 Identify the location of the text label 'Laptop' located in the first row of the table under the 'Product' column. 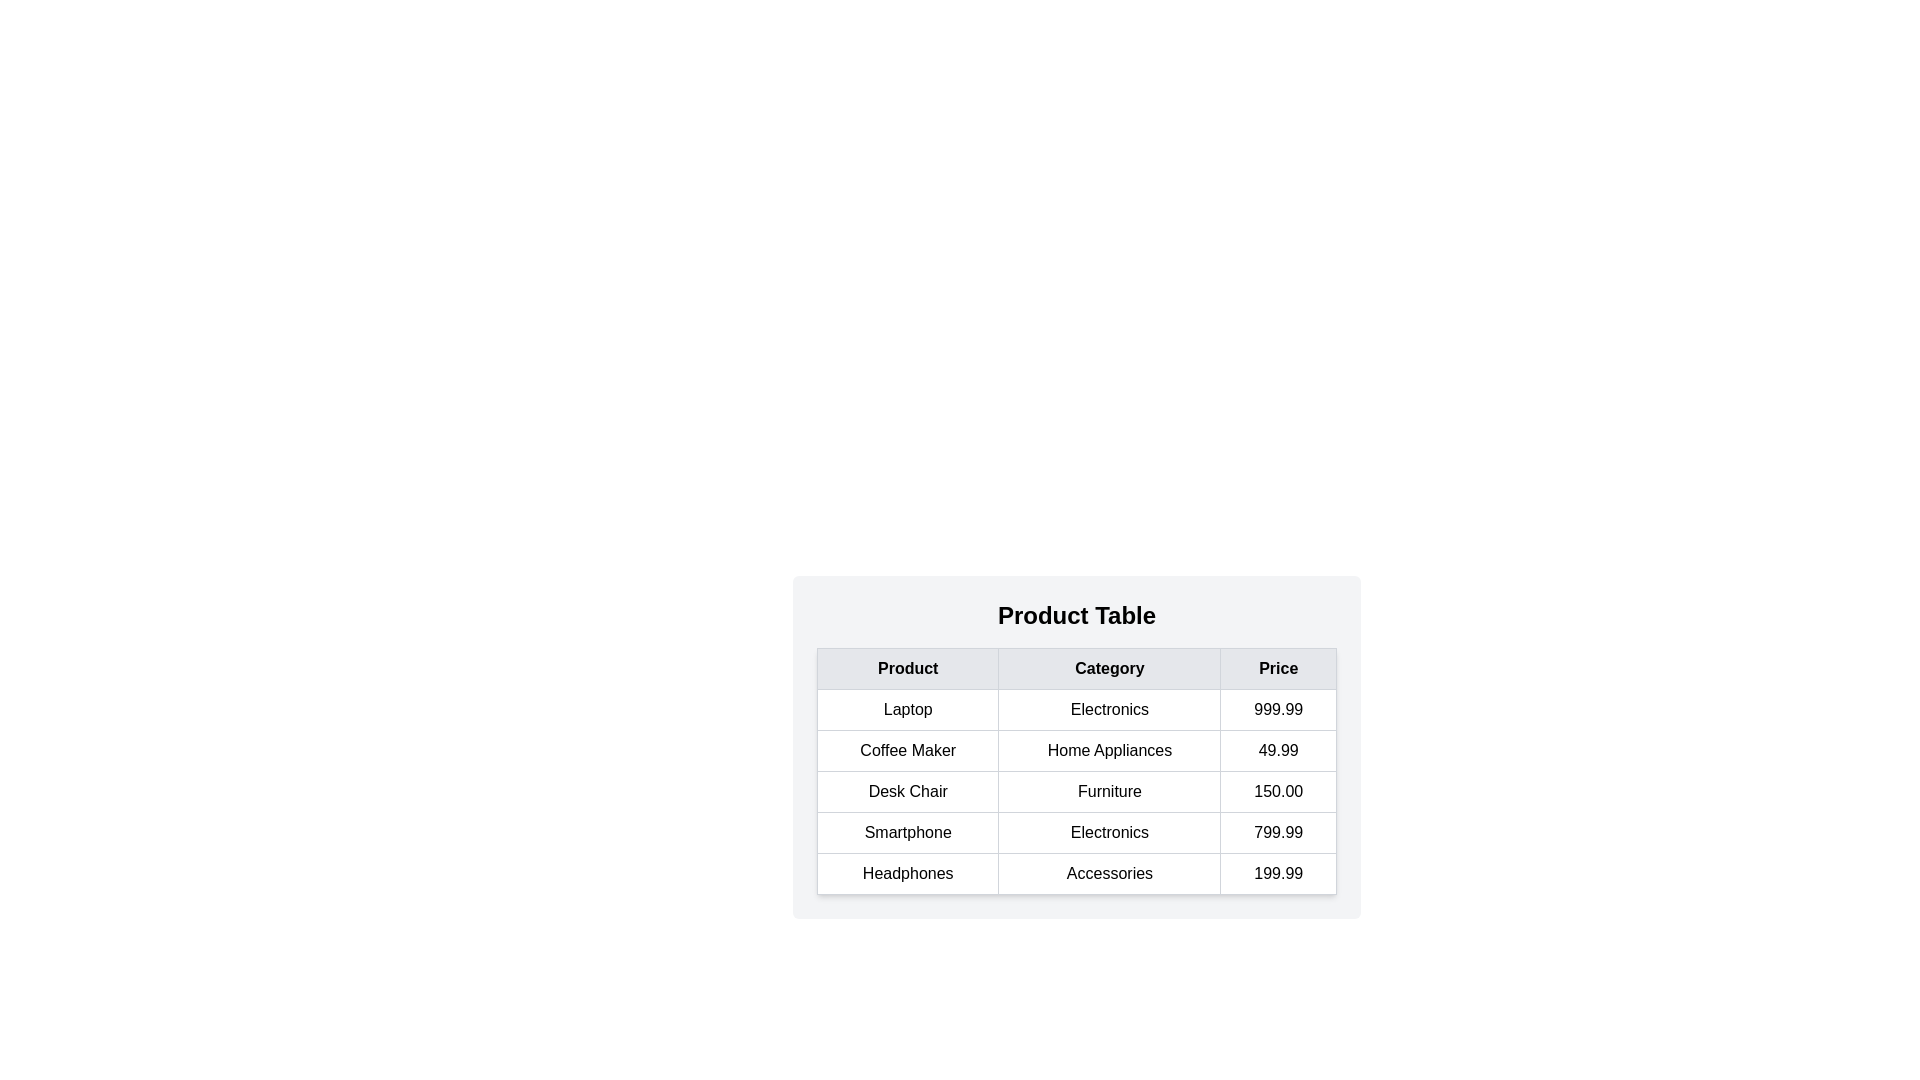
(907, 708).